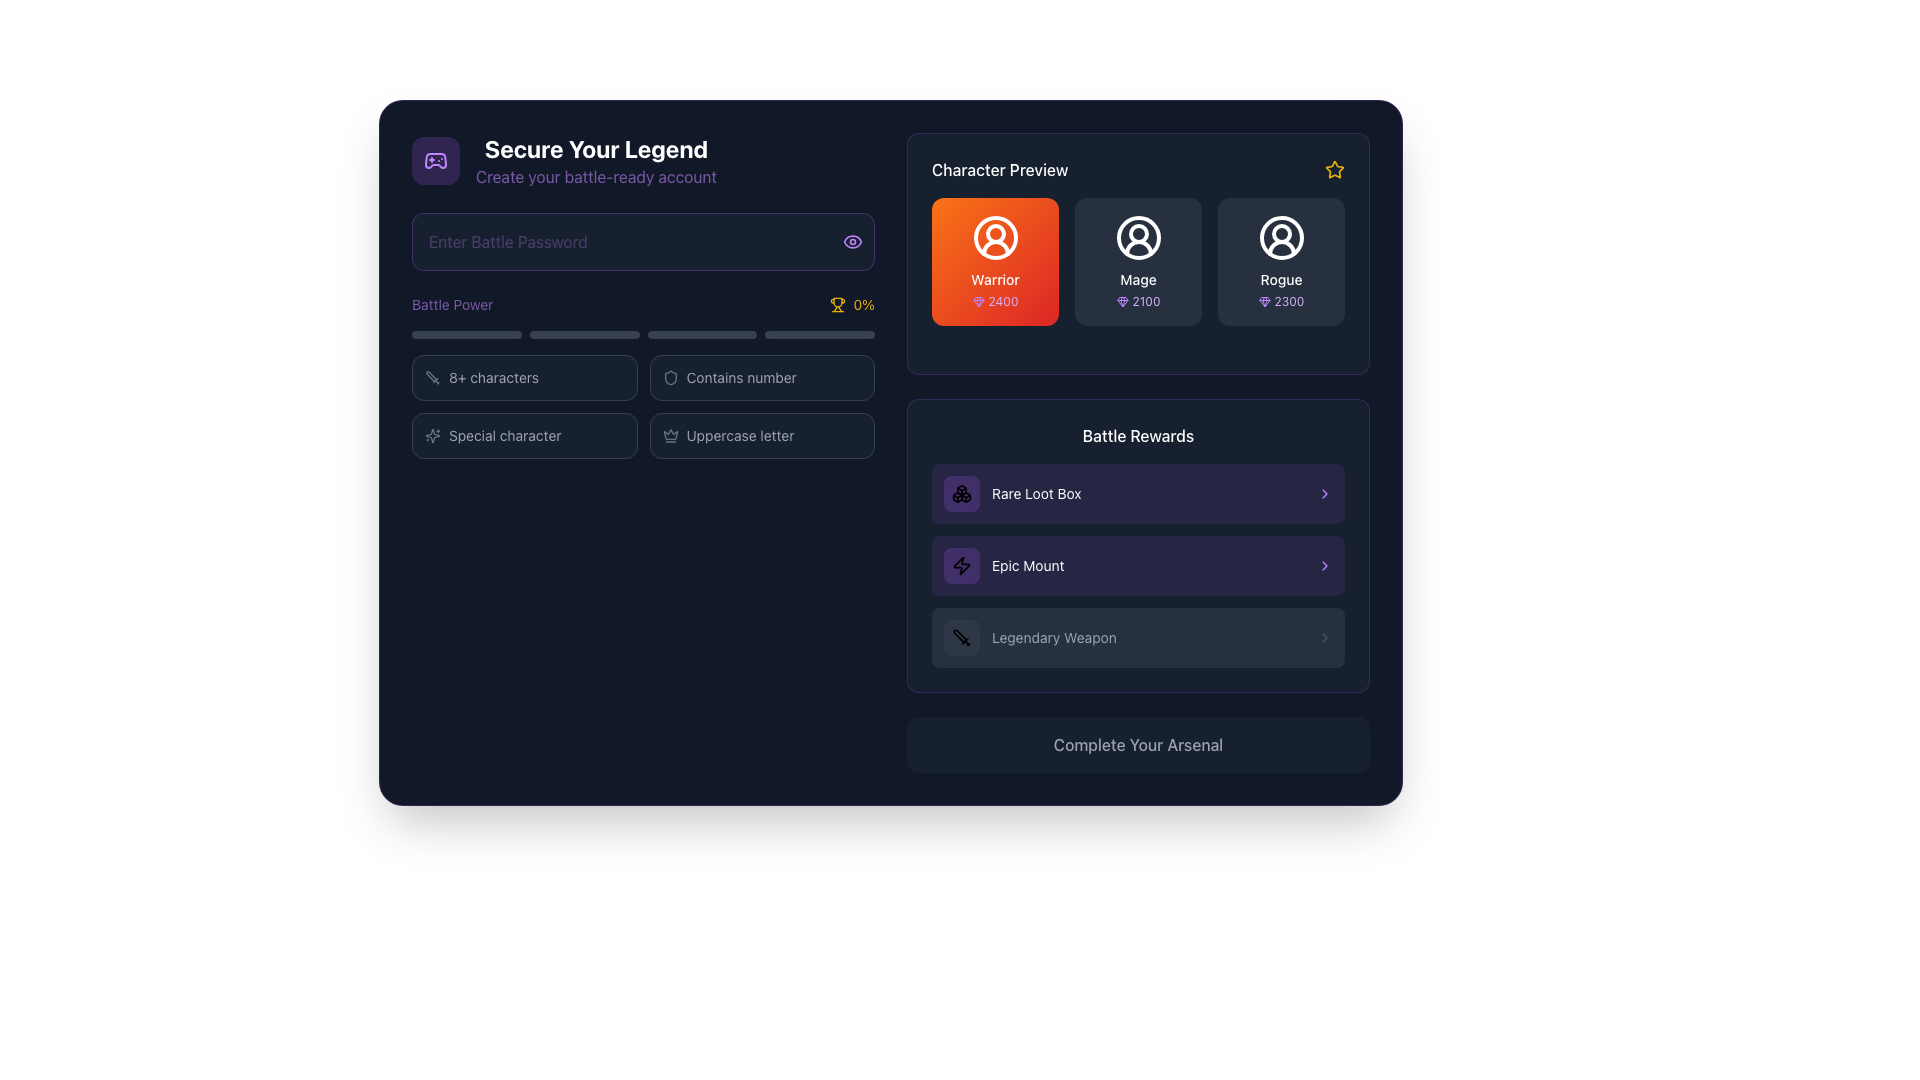 The width and height of the screenshot is (1920, 1080). Describe the element at coordinates (820, 334) in the screenshot. I see `the slim rectangular progress bar with rounded ends that is solid red, located in the bottom right quadrant of the 'Battle Power' section` at that location.